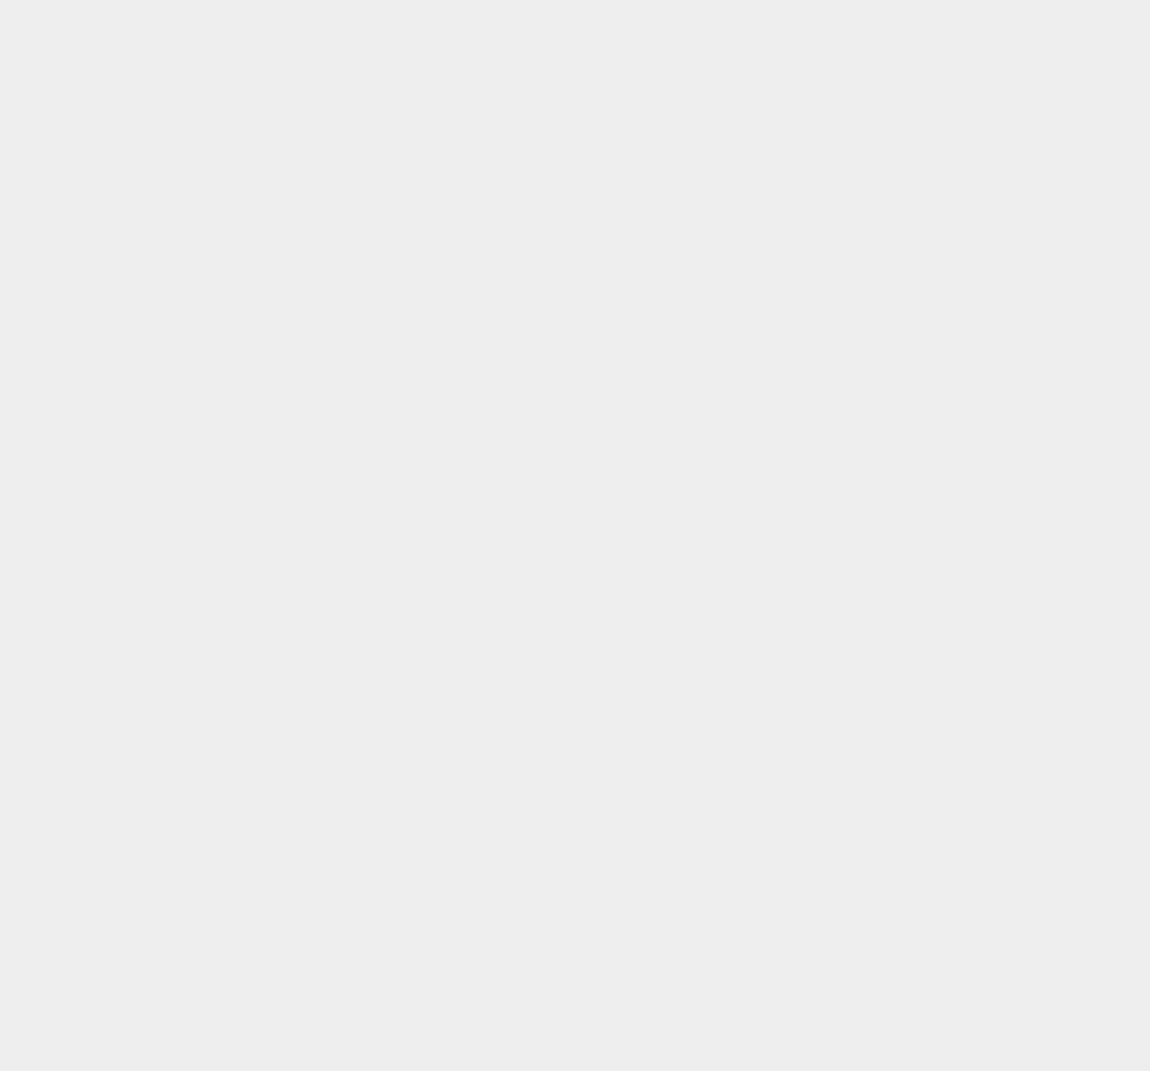 The width and height of the screenshot is (1150, 1071). Describe the element at coordinates (842, 628) in the screenshot. I see `'Apple Pay'` at that location.